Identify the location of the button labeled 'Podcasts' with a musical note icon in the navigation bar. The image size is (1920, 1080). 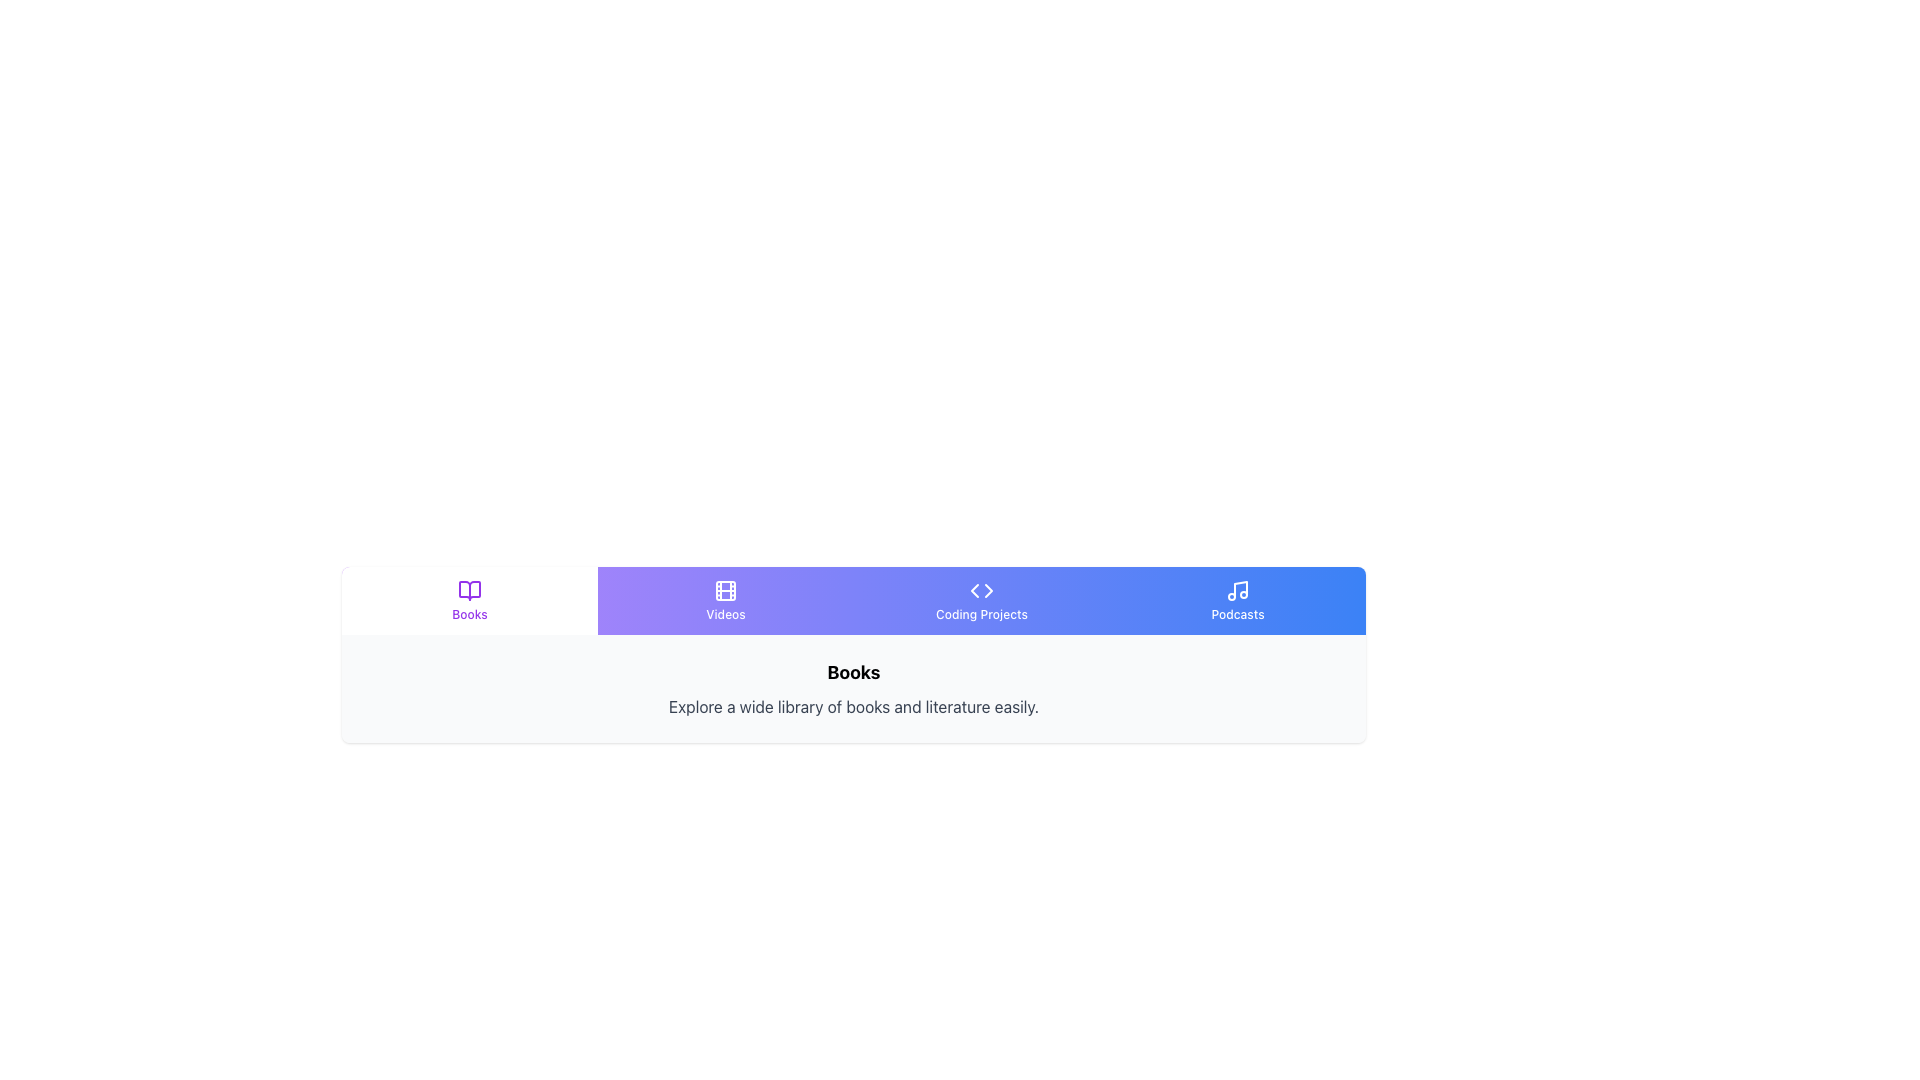
(1237, 600).